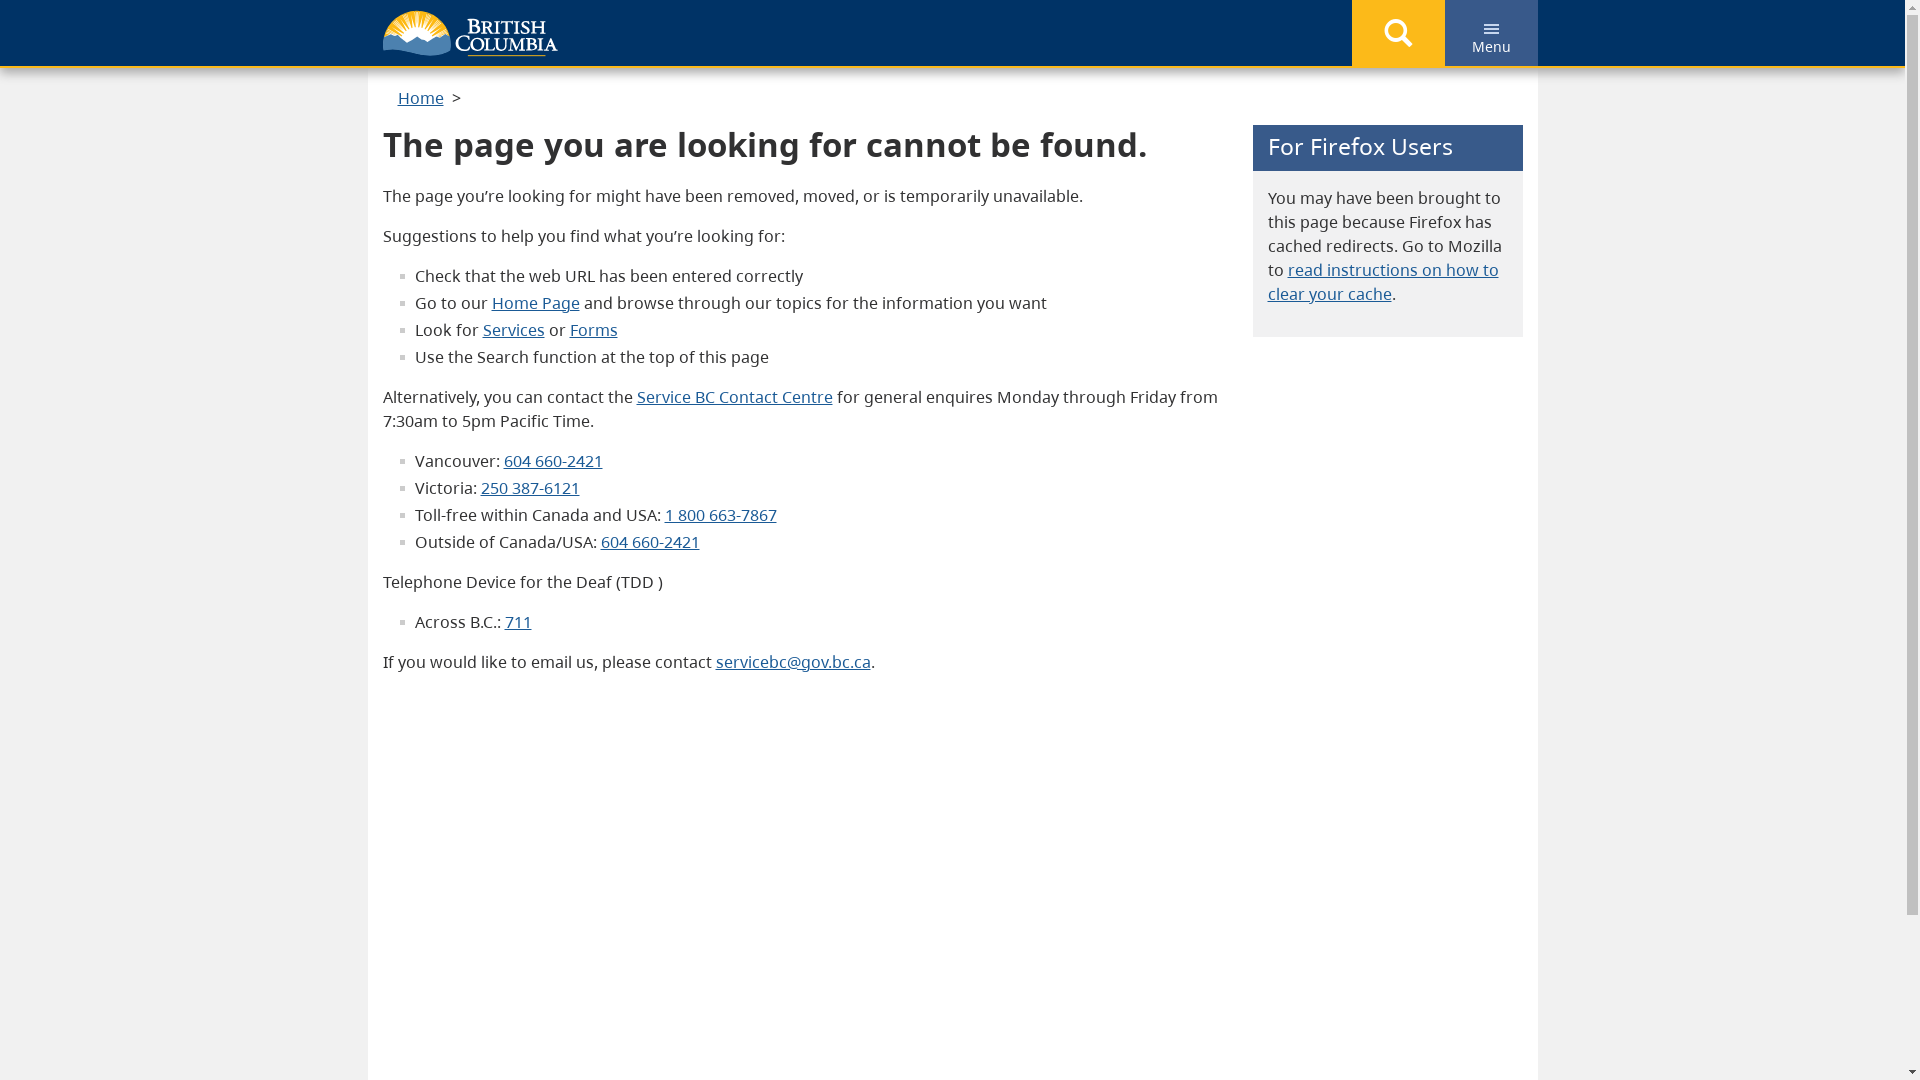 The image size is (1920, 1080). Describe the element at coordinates (529, 488) in the screenshot. I see `'250 387-6121'` at that location.